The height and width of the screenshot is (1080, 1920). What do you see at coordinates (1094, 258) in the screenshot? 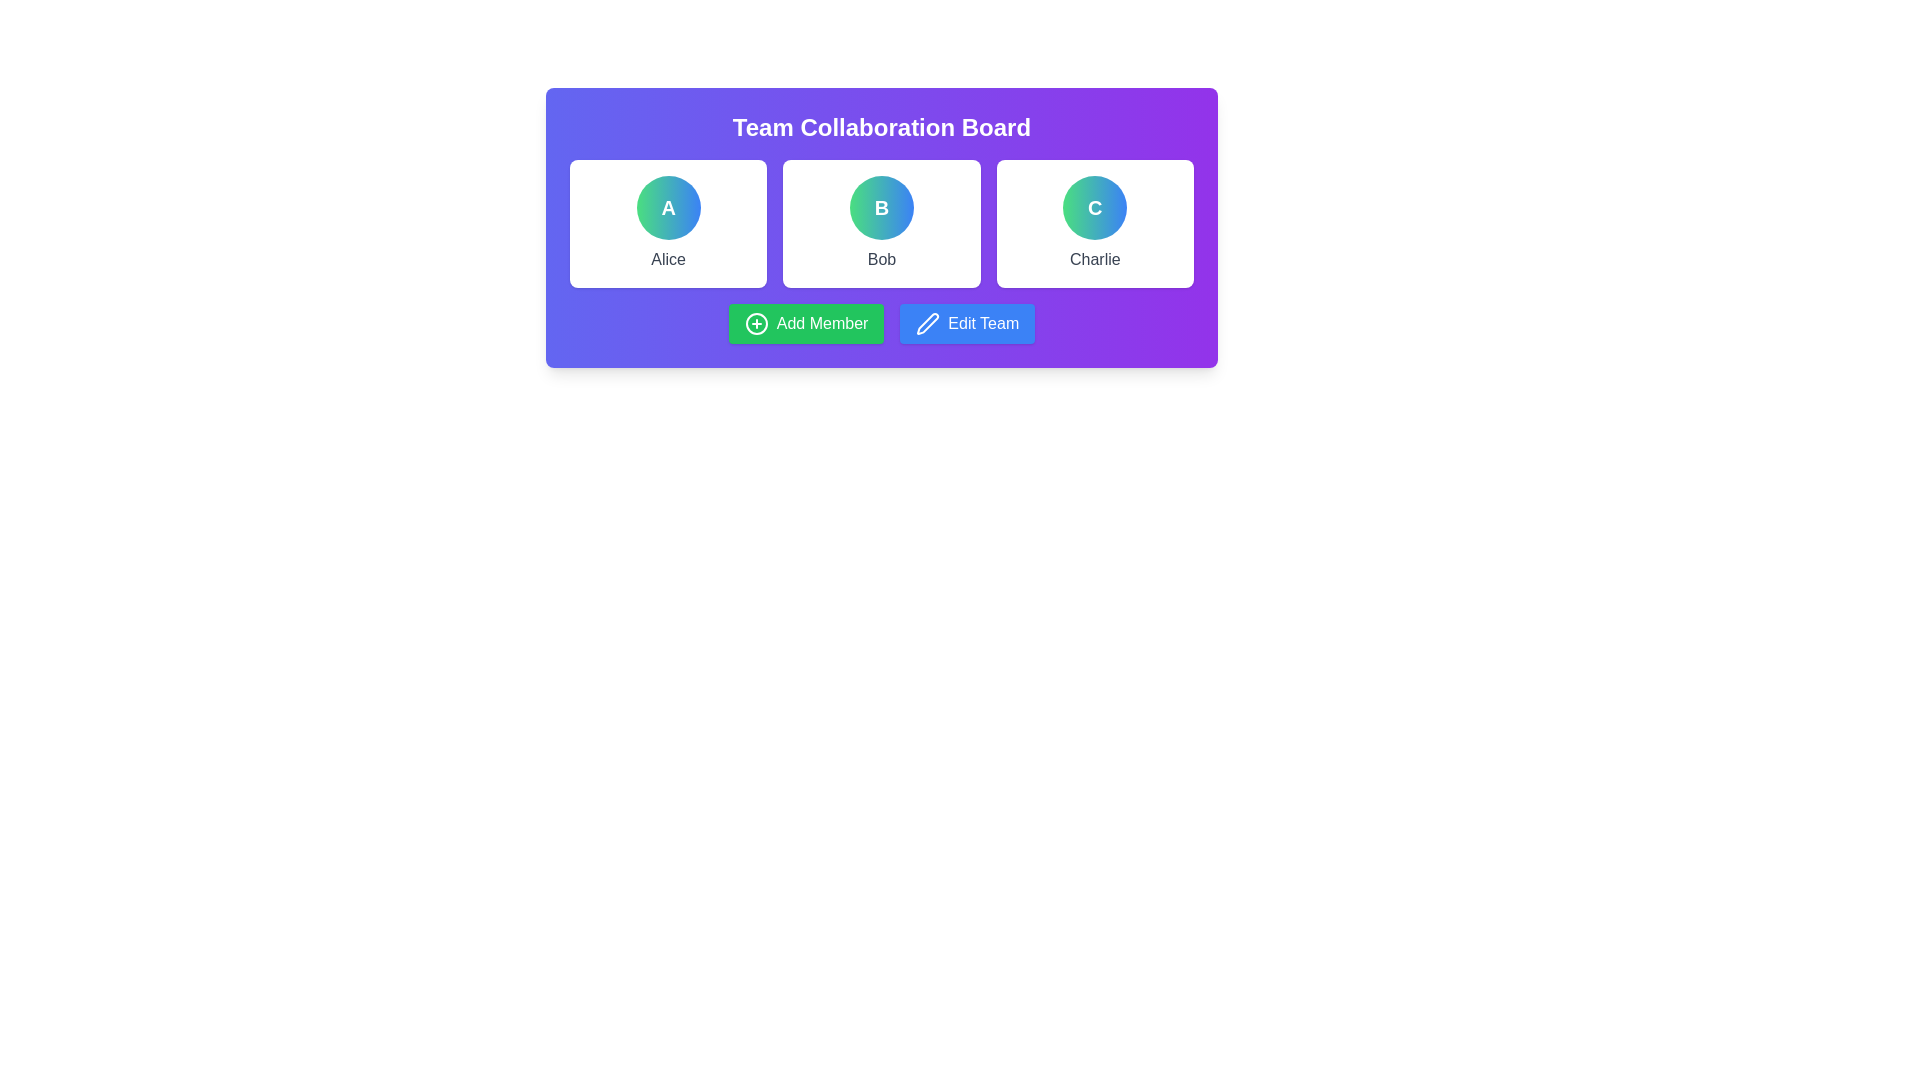
I see `text label displaying the name 'Charlie' located below the circular icon labeled 'C' in the rightmost user detail panel of the 'Team Collaboration Board' interface` at bounding box center [1094, 258].